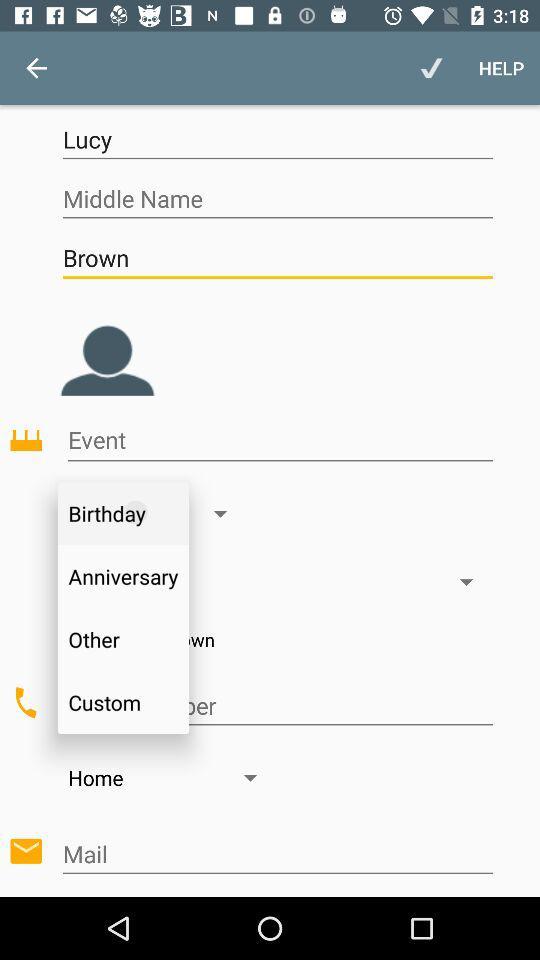  Describe the element at coordinates (276, 199) in the screenshot. I see `item below the lucy icon` at that location.